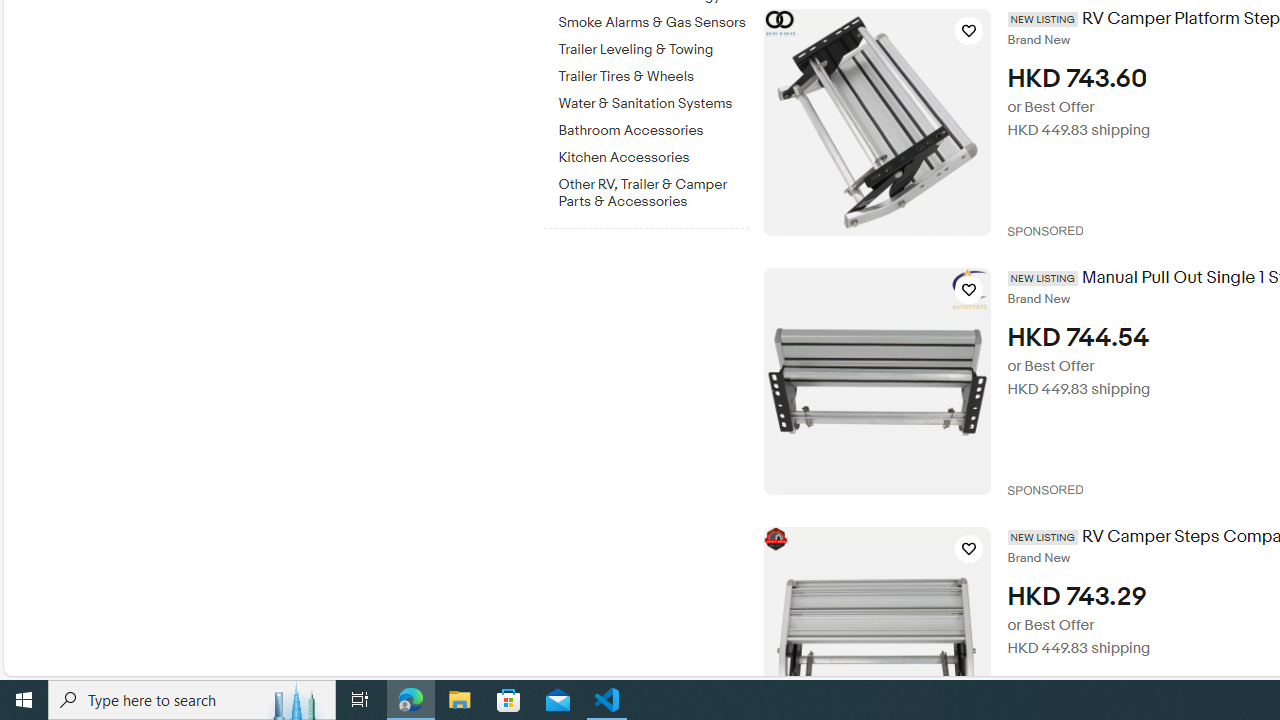 The image size is (1280, 720). Describe the element at coordinates (653, 100) in the screenshot. I see `'Water & Sanitation Systems'` at that location.